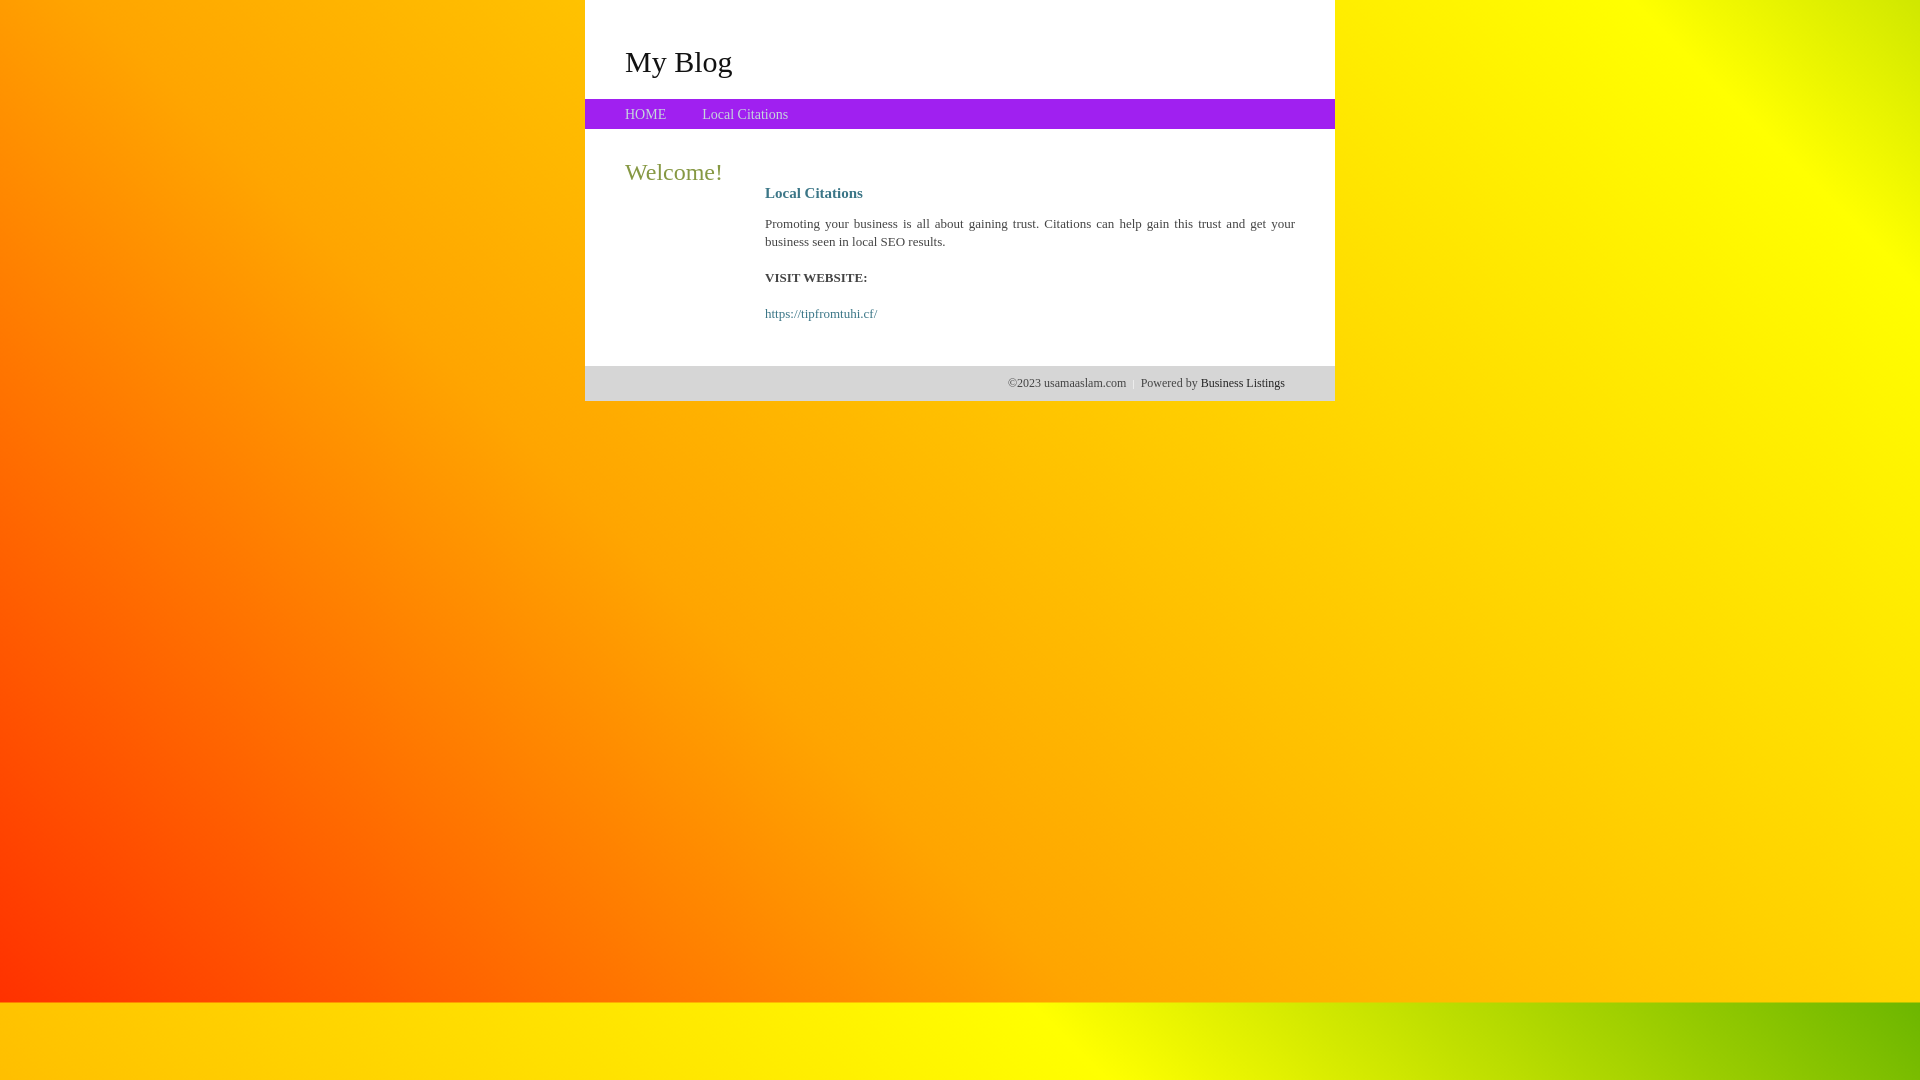 The height and width of the screenshot is (1080, 1920). I want to click on 'https://tipfromtuhi.cf/', so click(820, 313).